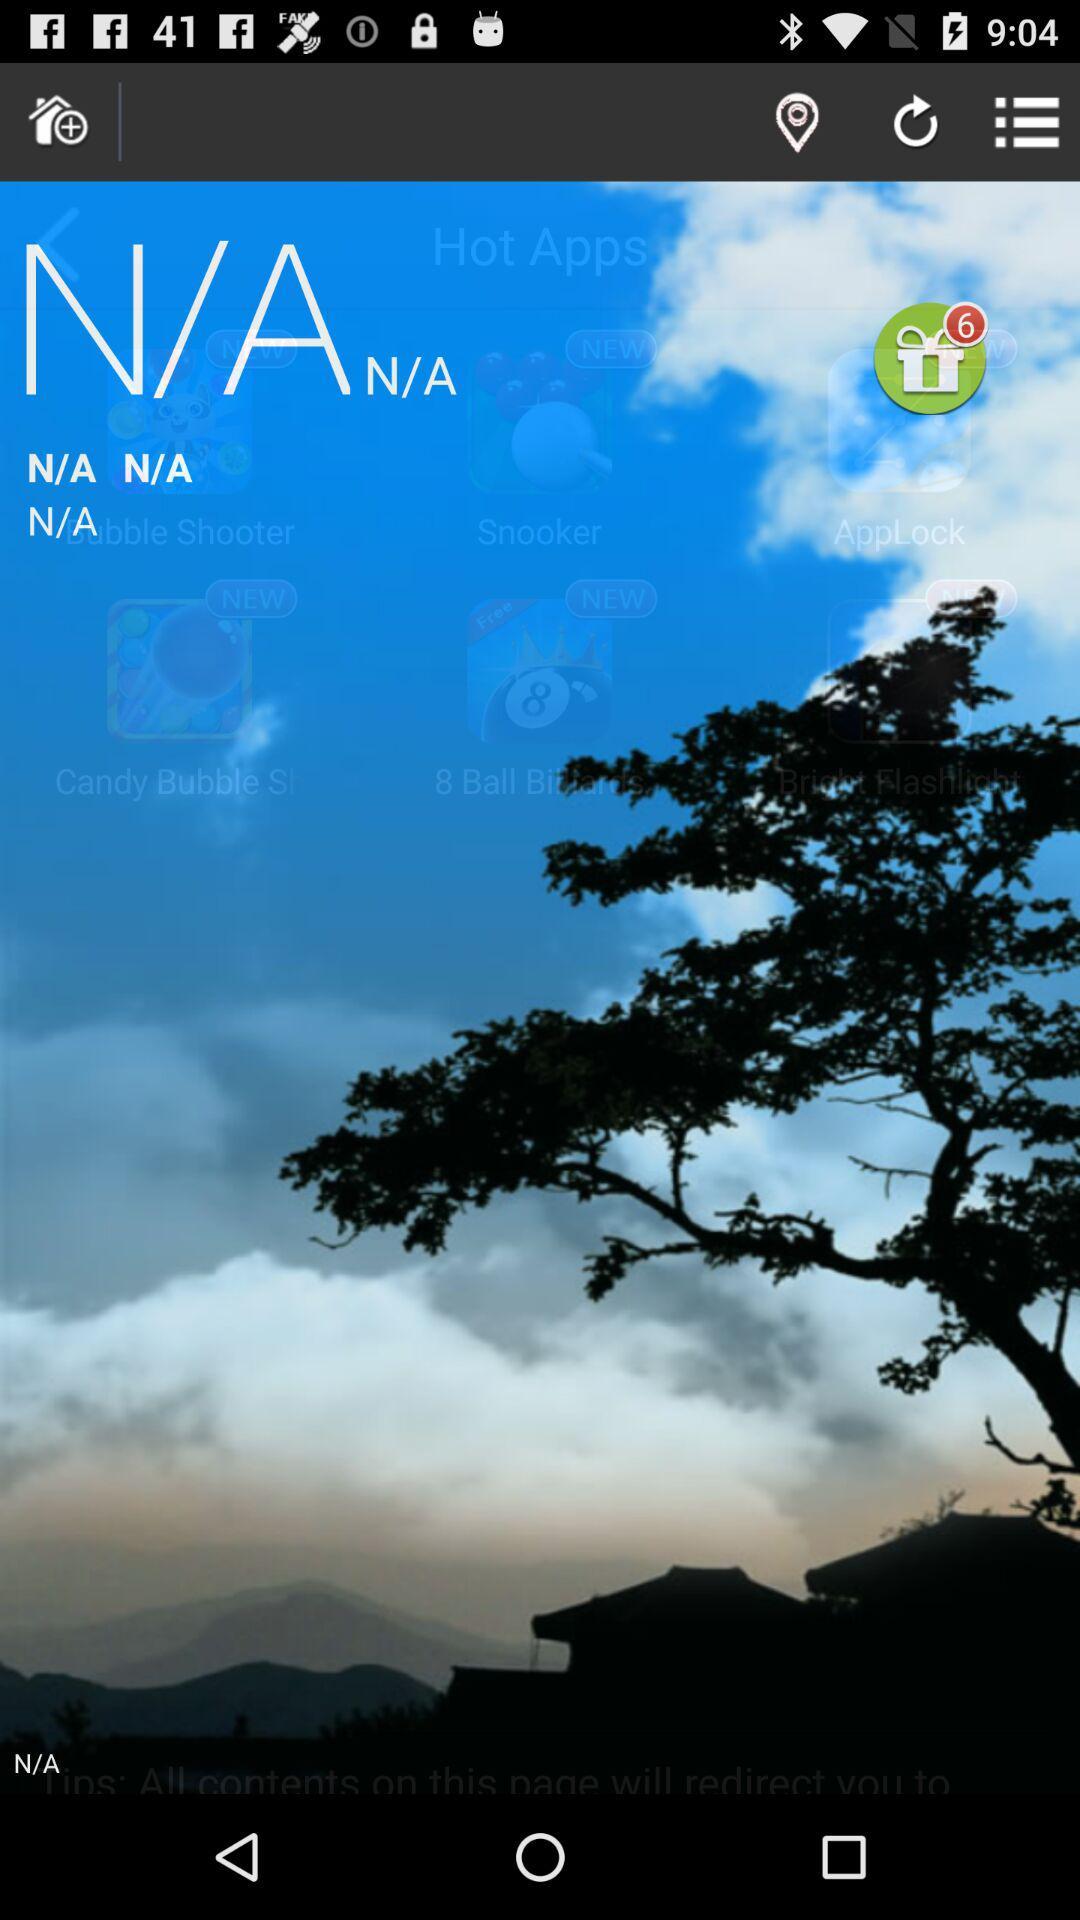 This screenshot has width=1080, height=1920. I want to click on refresh page, so click(915, 123).